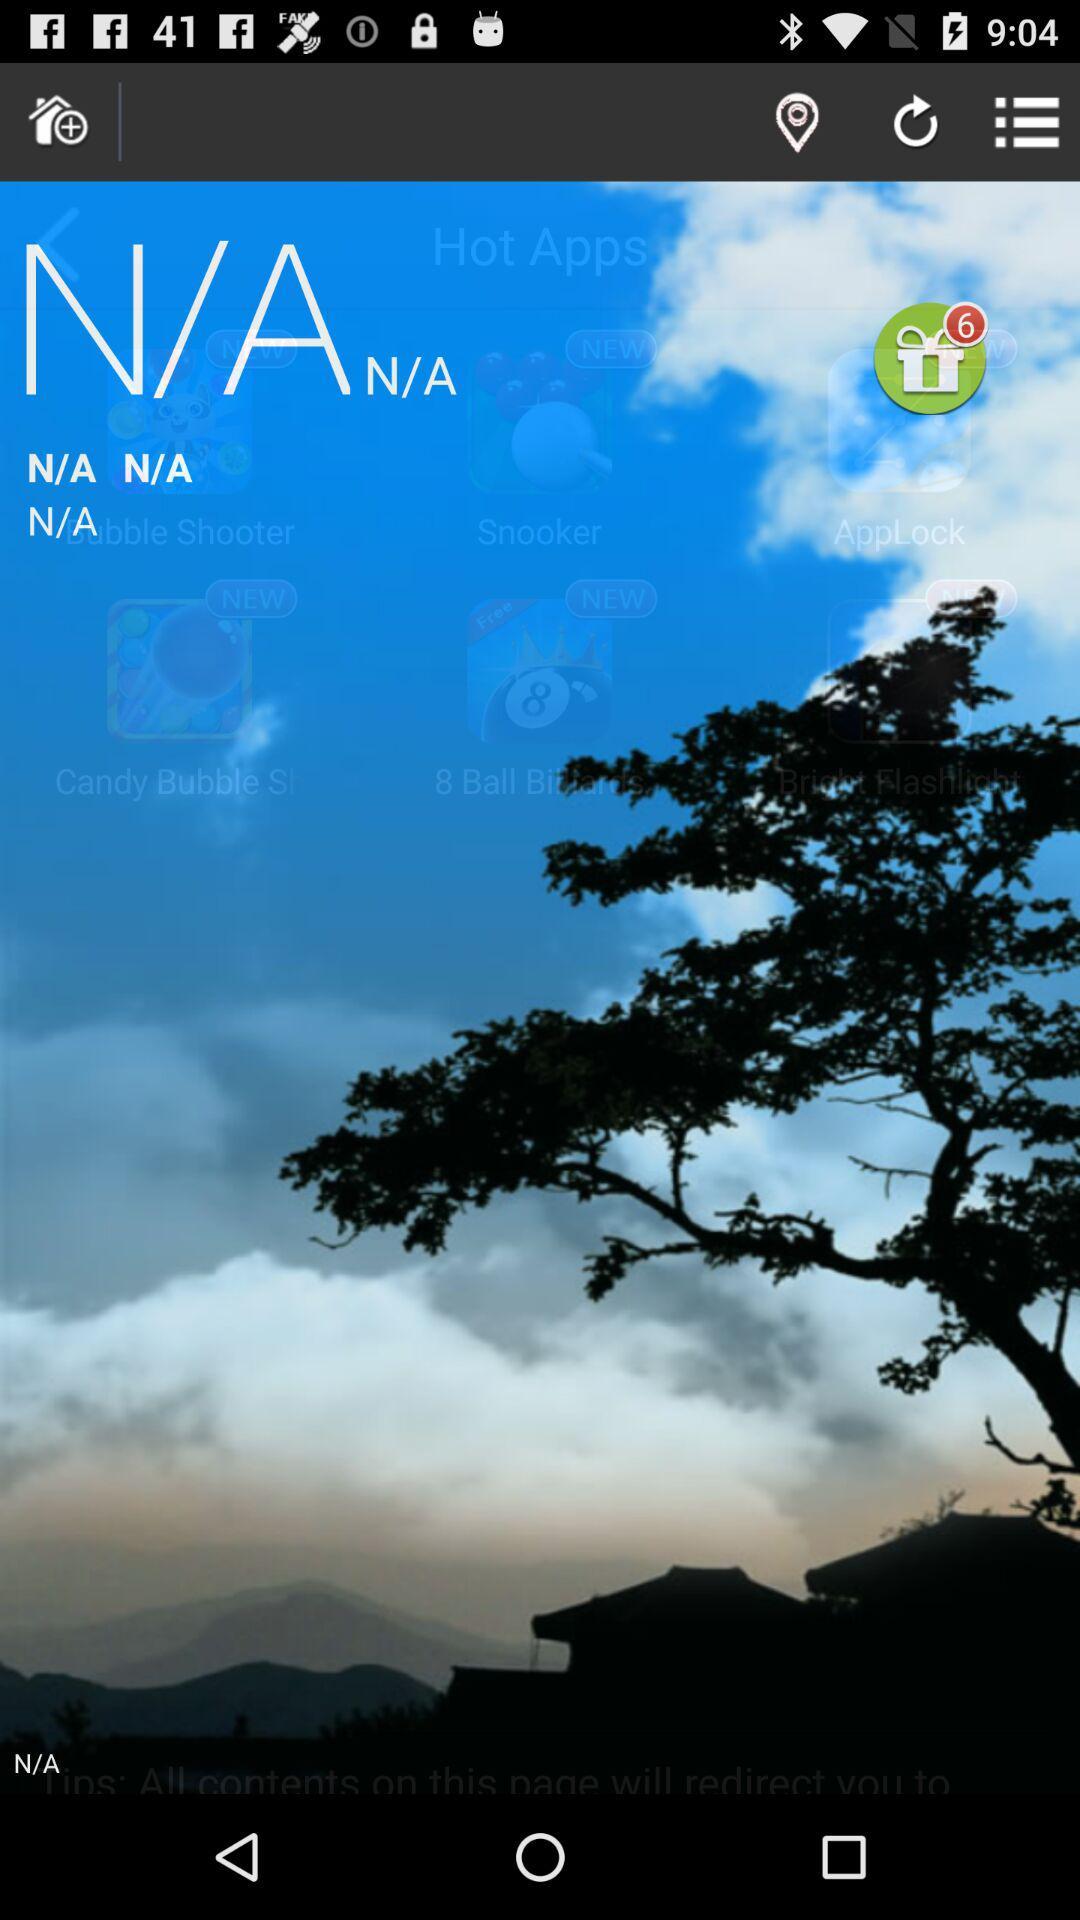 This screenshot has width=1080, height=1920. I want to click on refresh page, so click(915, 123).